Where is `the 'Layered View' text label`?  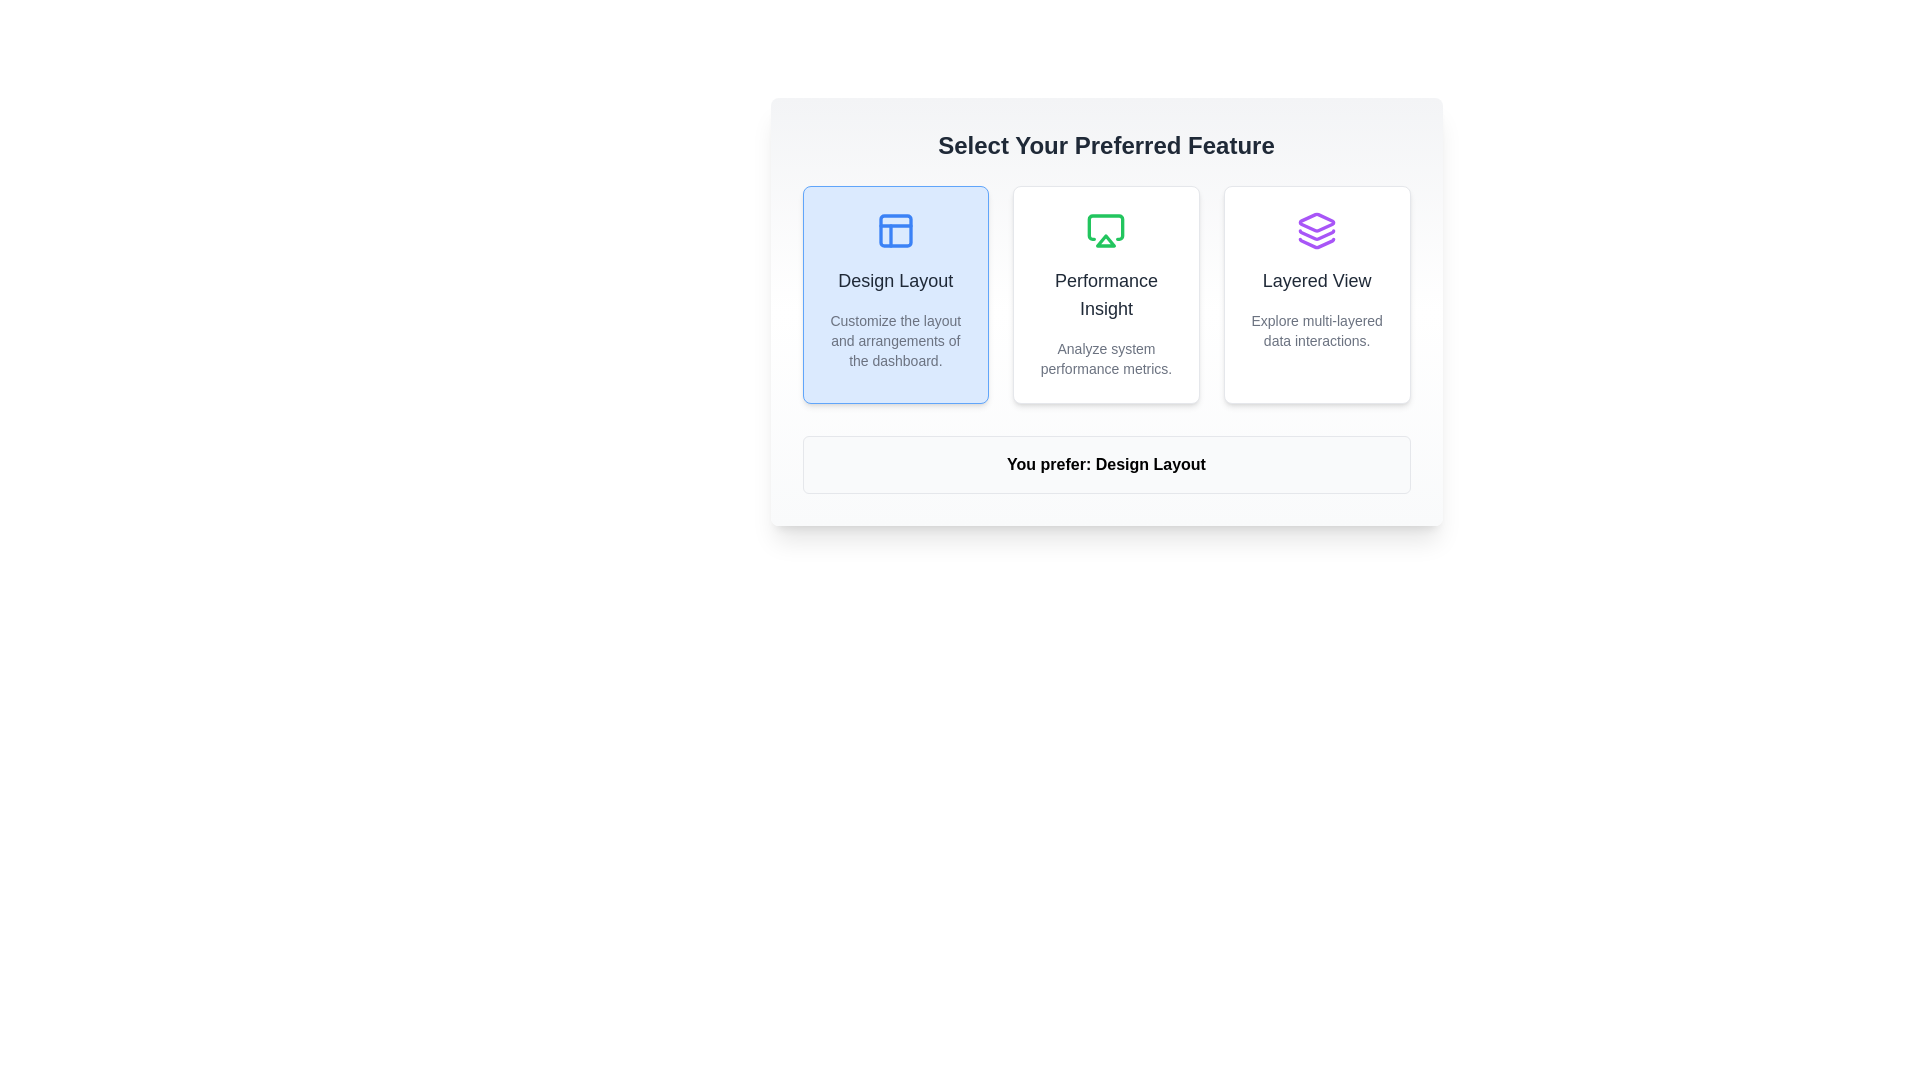
the 'Layered View' text label is located at coordinates (1317, 281).